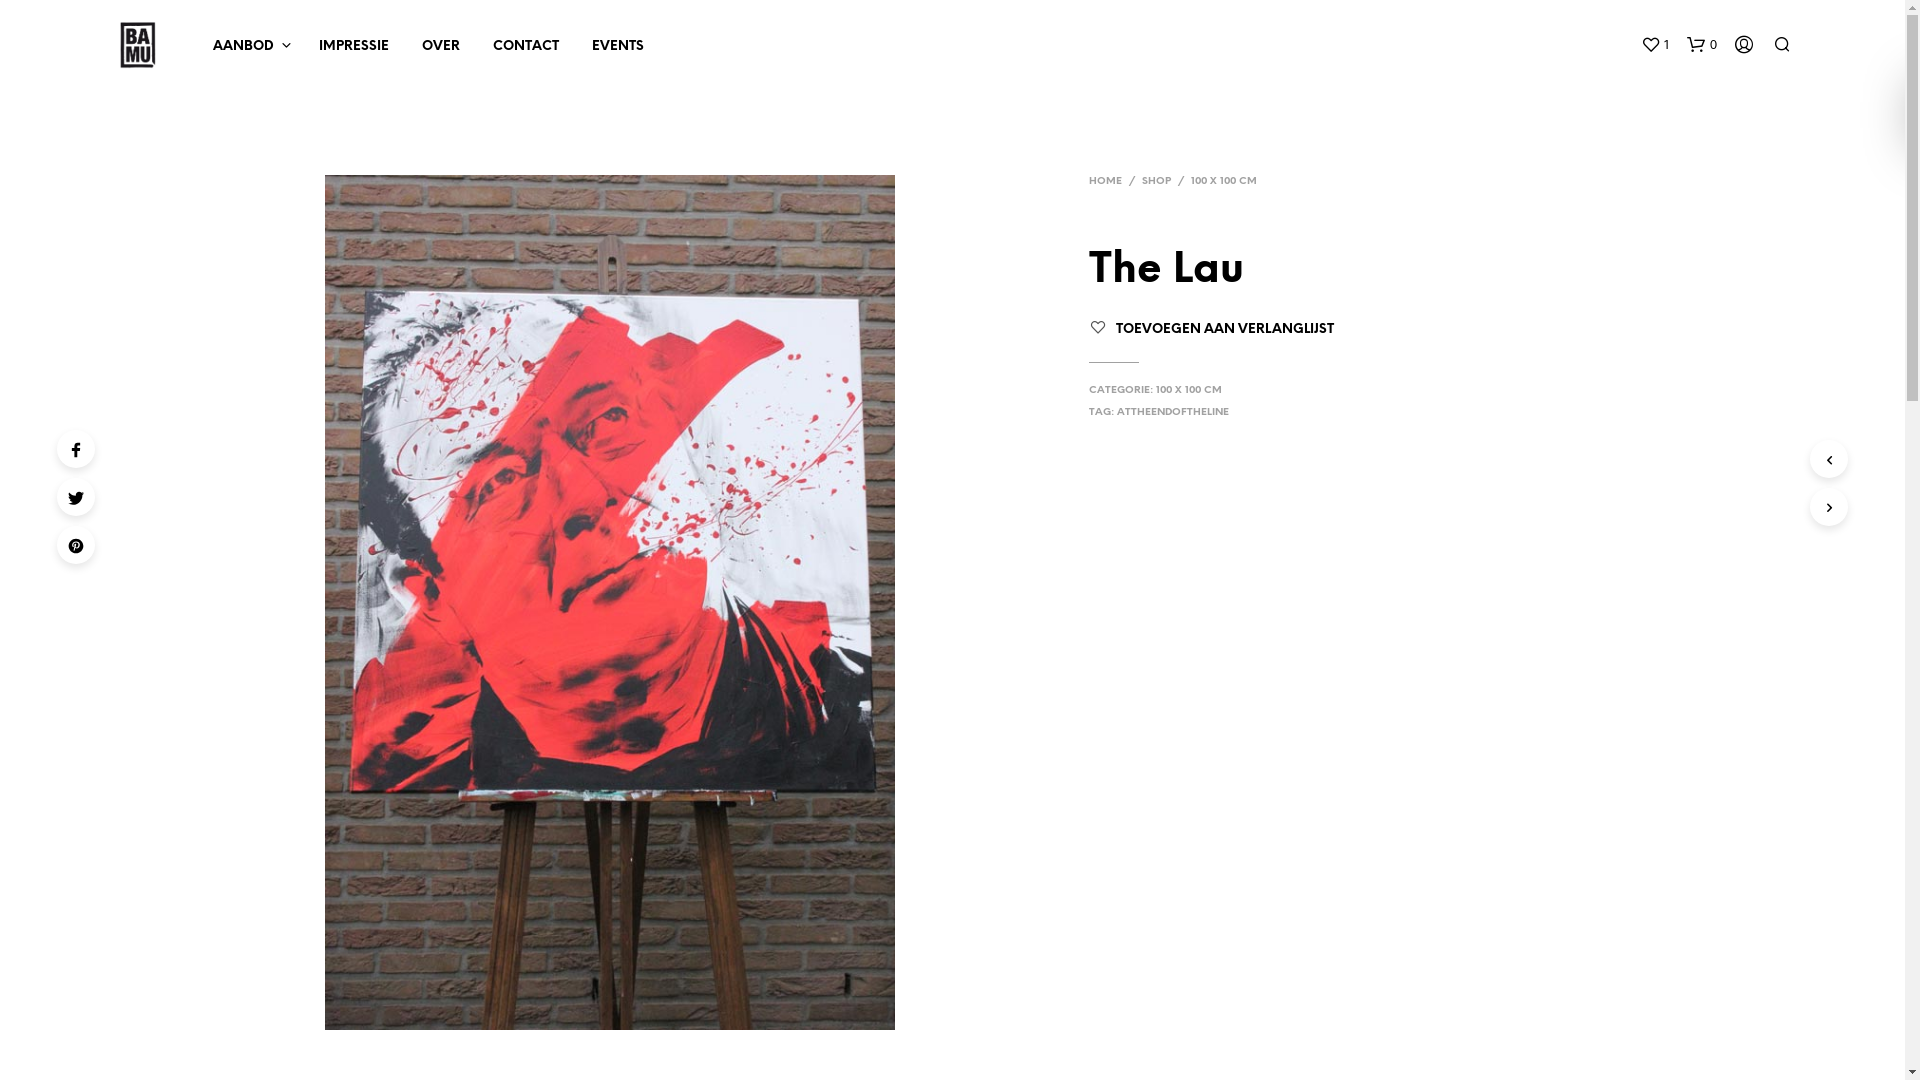  What do you see at coordinates (1684, 45) in the screenshot?
I see `'0'` at bounding box center [1684, 45].